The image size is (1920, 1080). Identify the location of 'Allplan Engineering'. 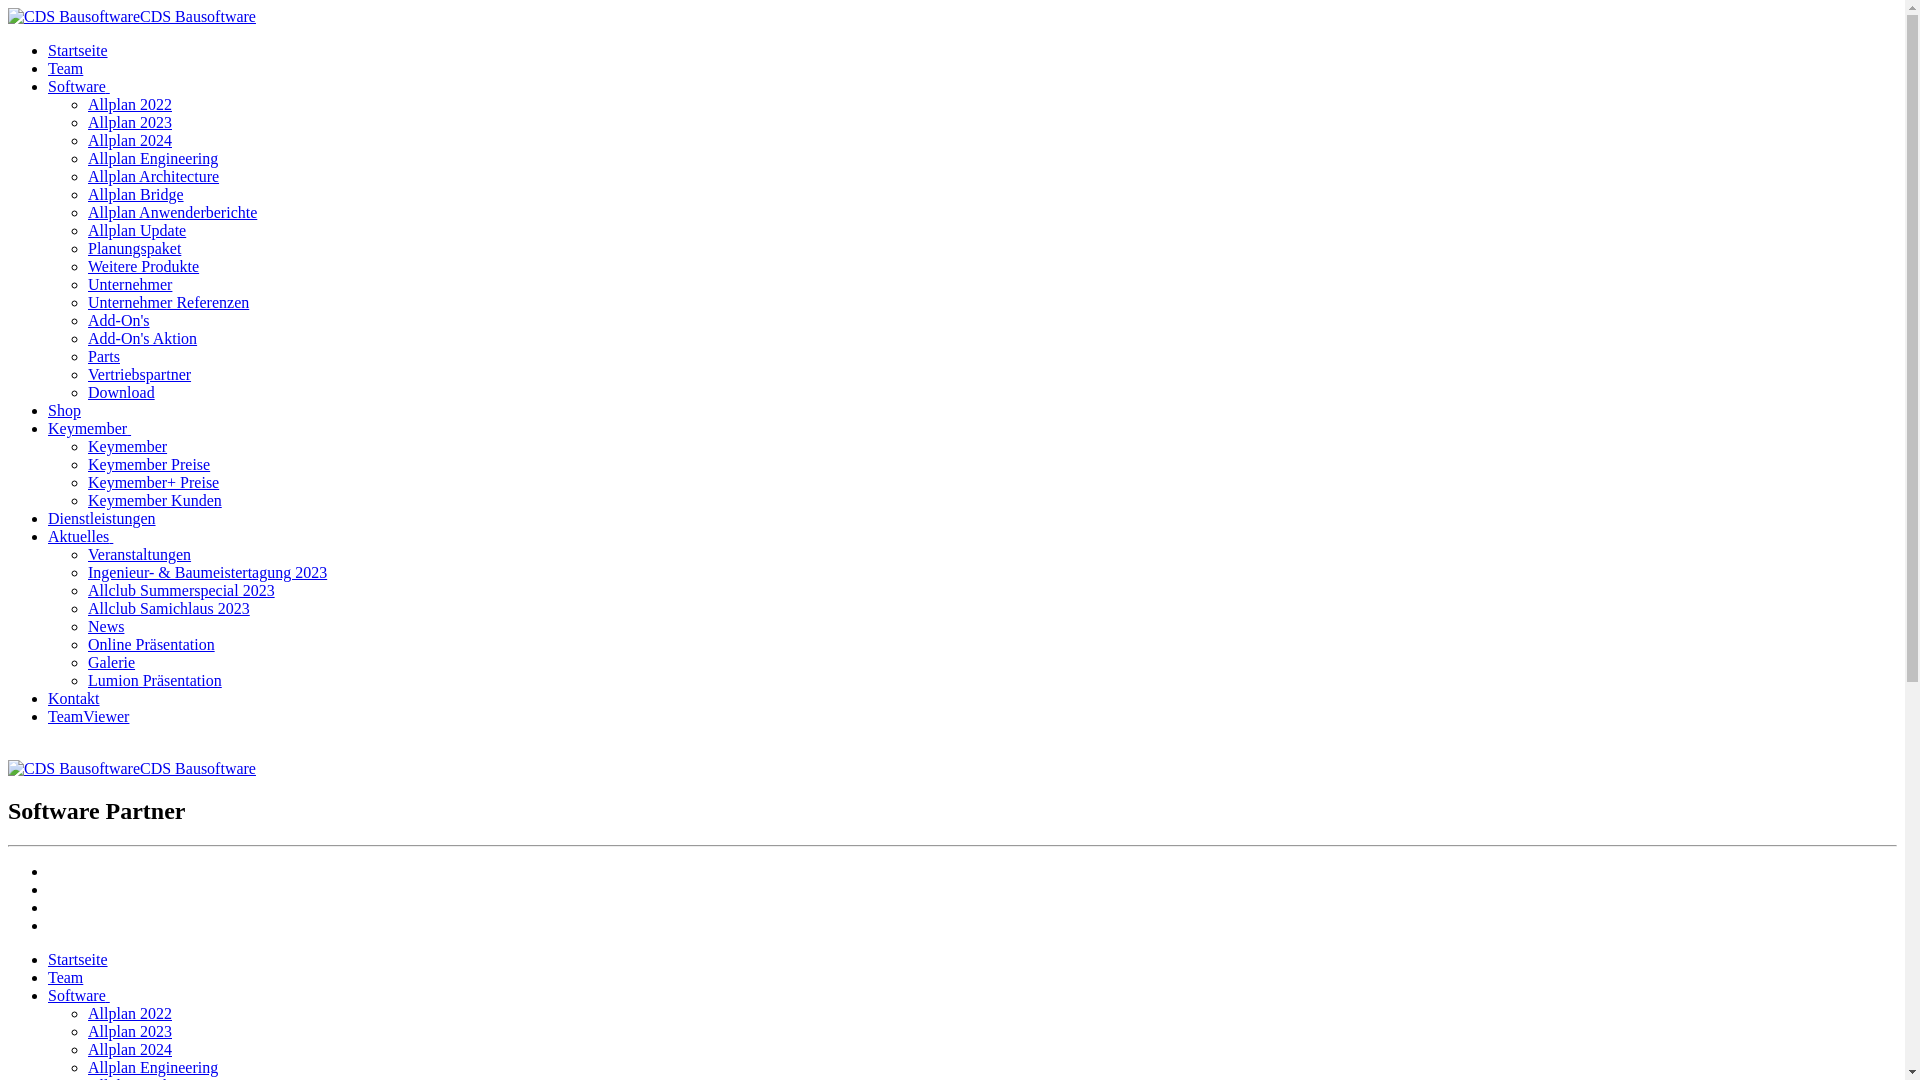
(152, 157).